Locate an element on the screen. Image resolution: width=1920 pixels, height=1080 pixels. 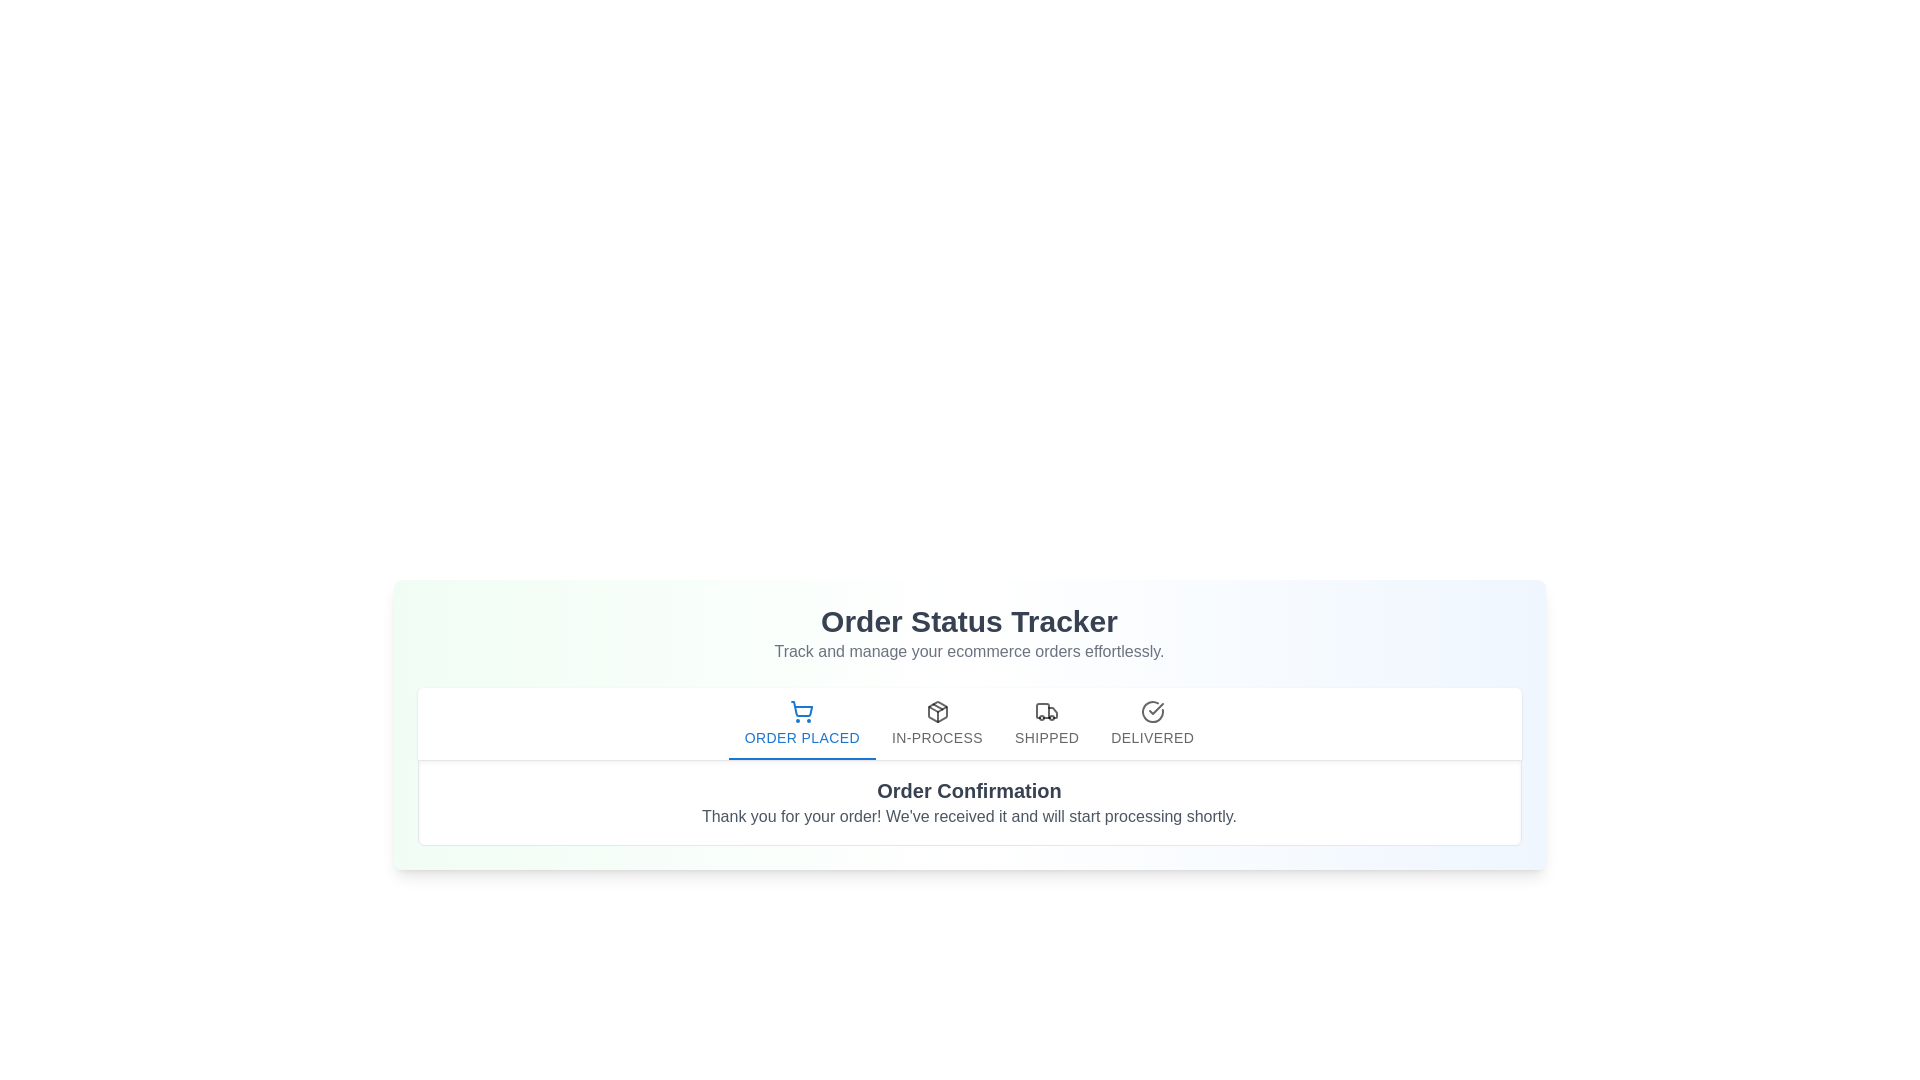
the text label that reads 'Track and manage your ecommerce orders effortlessly.', which is aligned beneath the title 'Order Status Tracker' is located at coordinates (969, 651).